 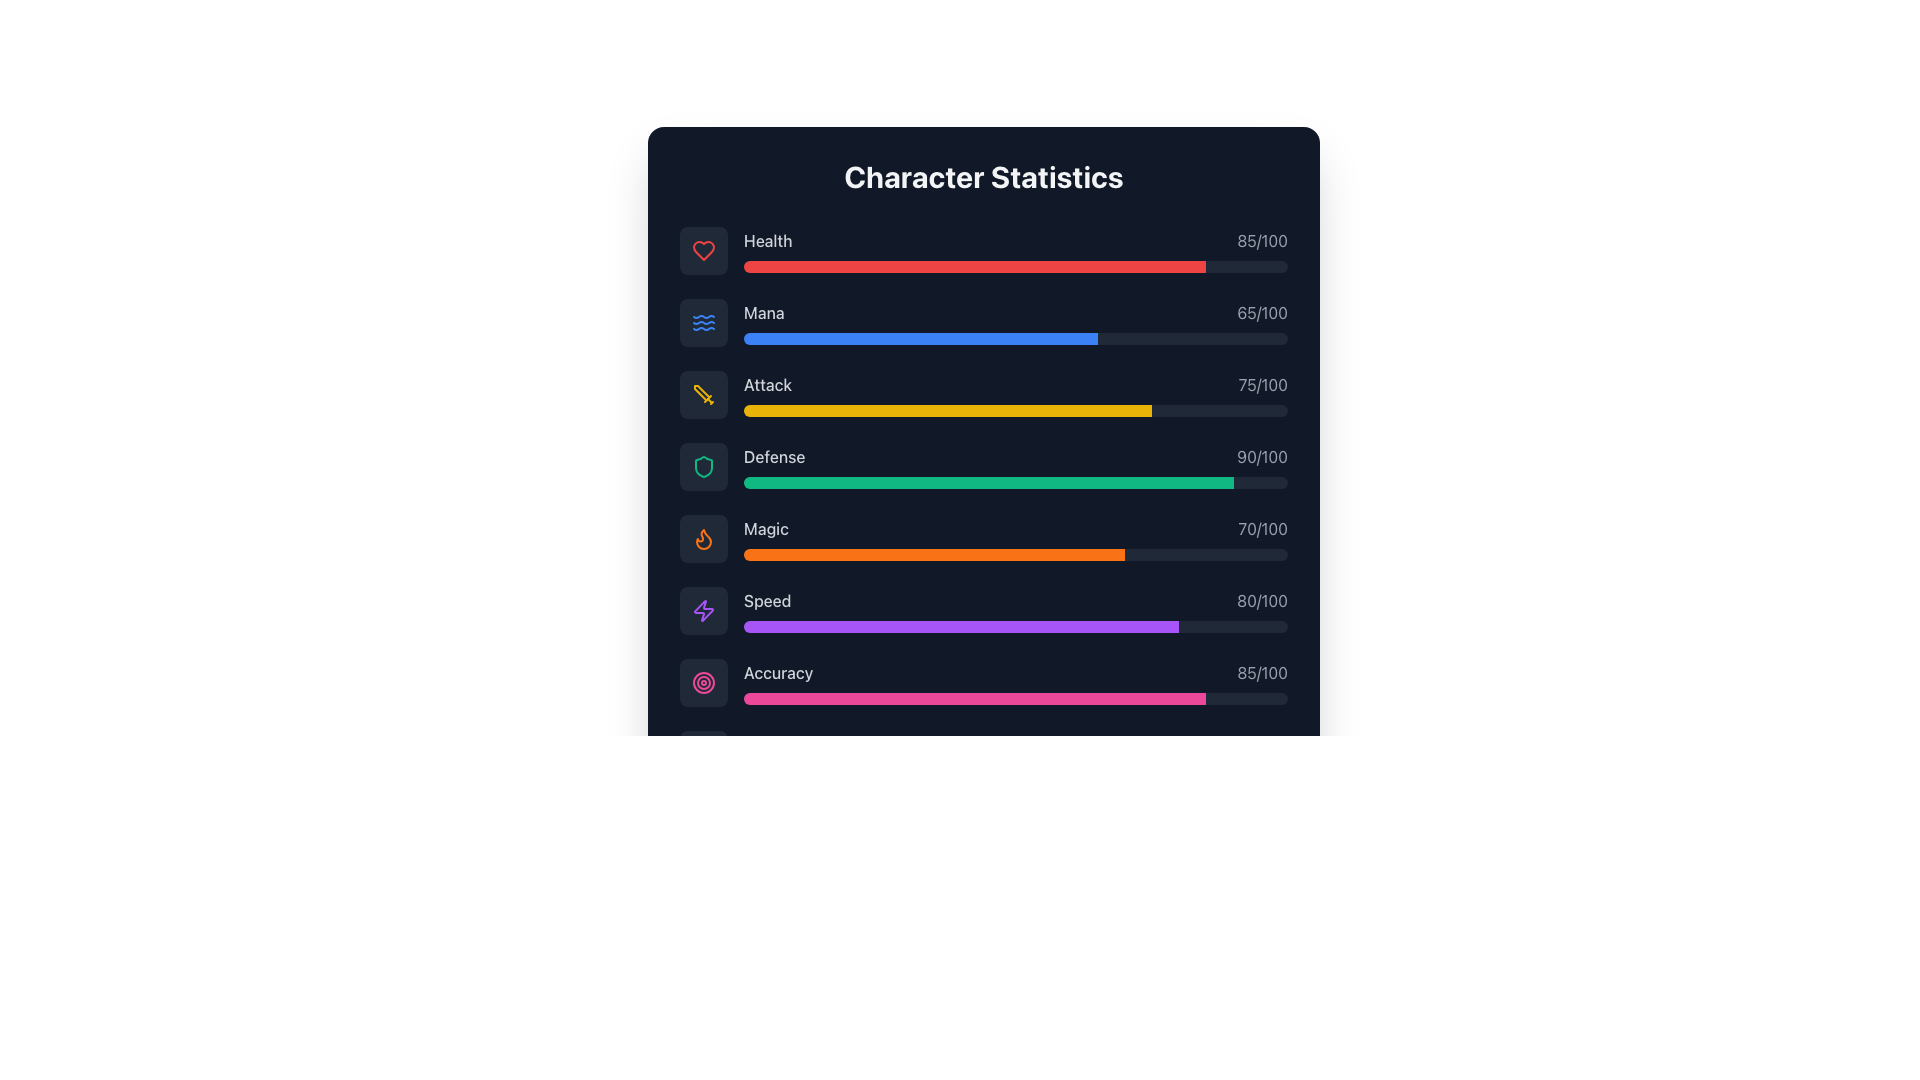 I want to click on the 'Attack' progress bar, which shows a value of '75/100' and is prominently positioned in the character statistics list, so click(x=1016, y=394).